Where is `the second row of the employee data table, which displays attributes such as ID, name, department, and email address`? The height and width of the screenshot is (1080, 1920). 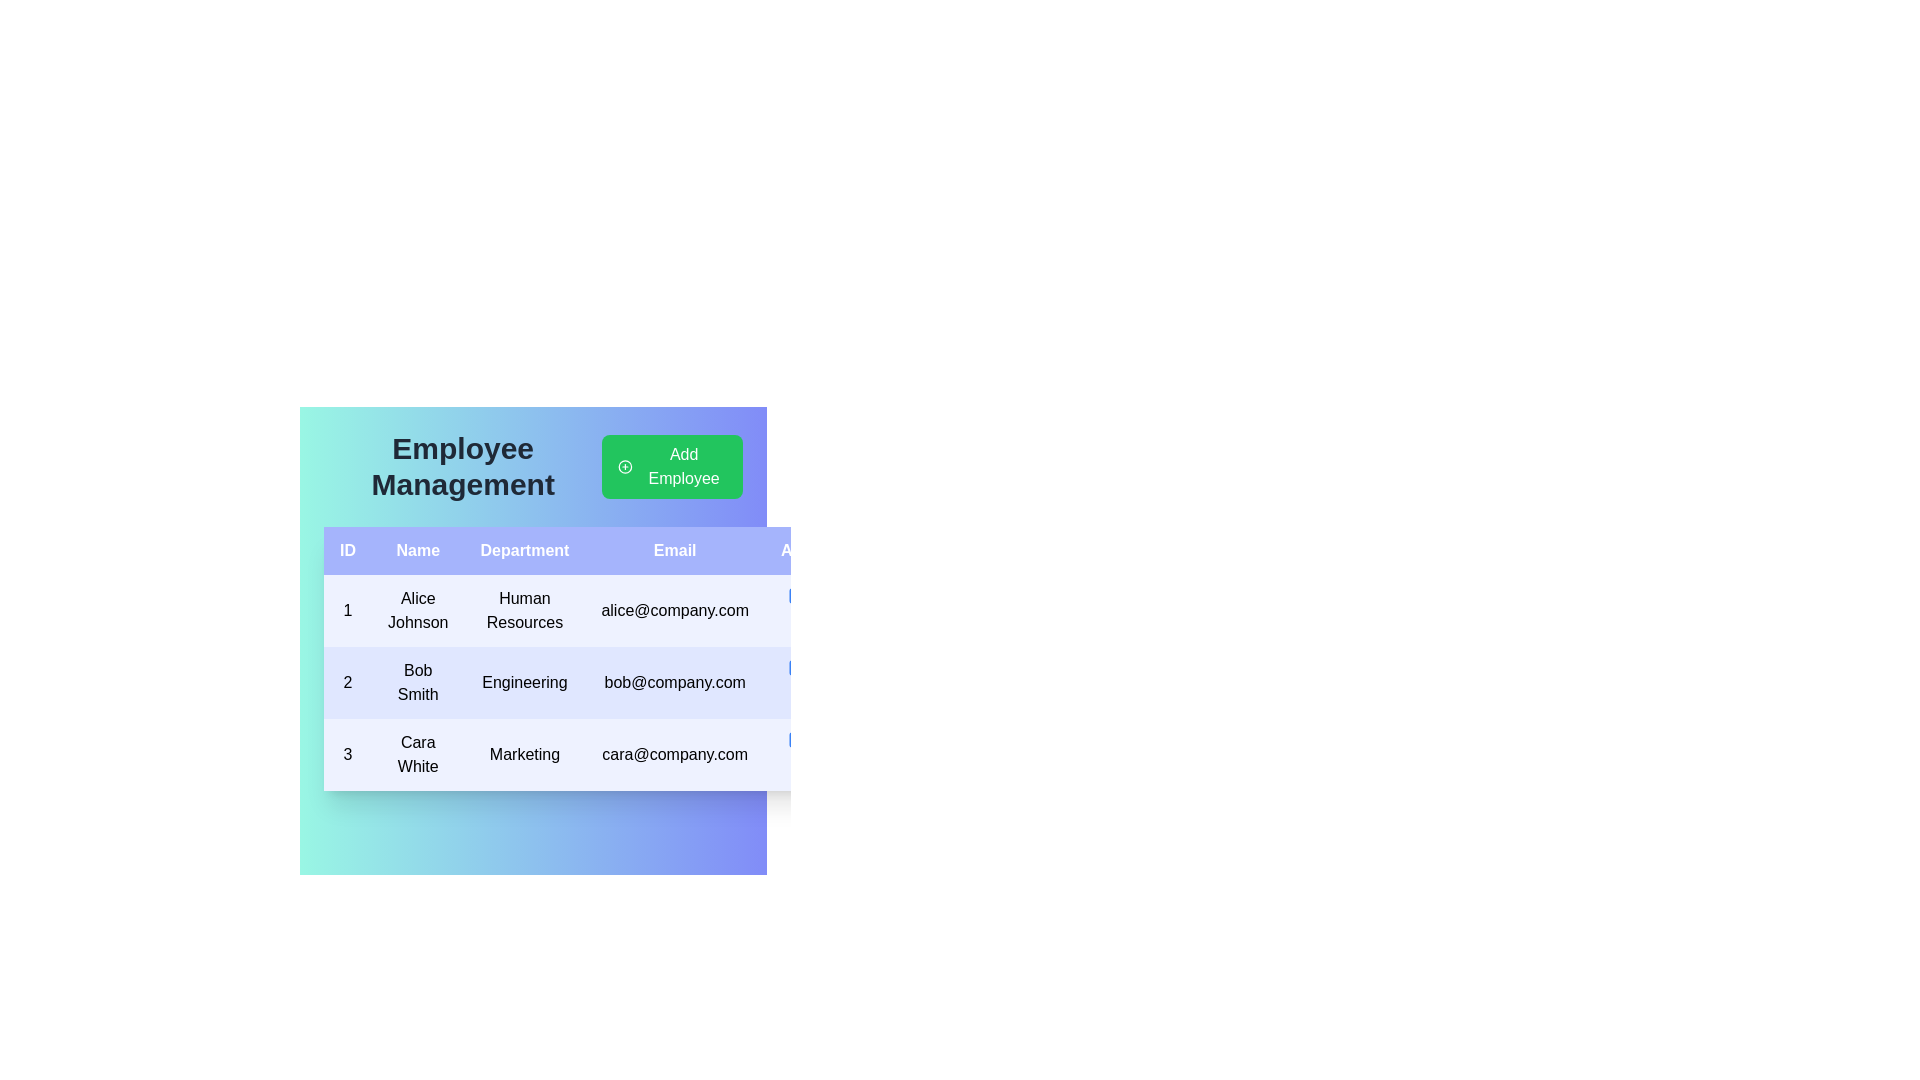
the second row of the employee data table, which displays attributes such as ID, name, department, and email address is located at coordinates (588, 681).